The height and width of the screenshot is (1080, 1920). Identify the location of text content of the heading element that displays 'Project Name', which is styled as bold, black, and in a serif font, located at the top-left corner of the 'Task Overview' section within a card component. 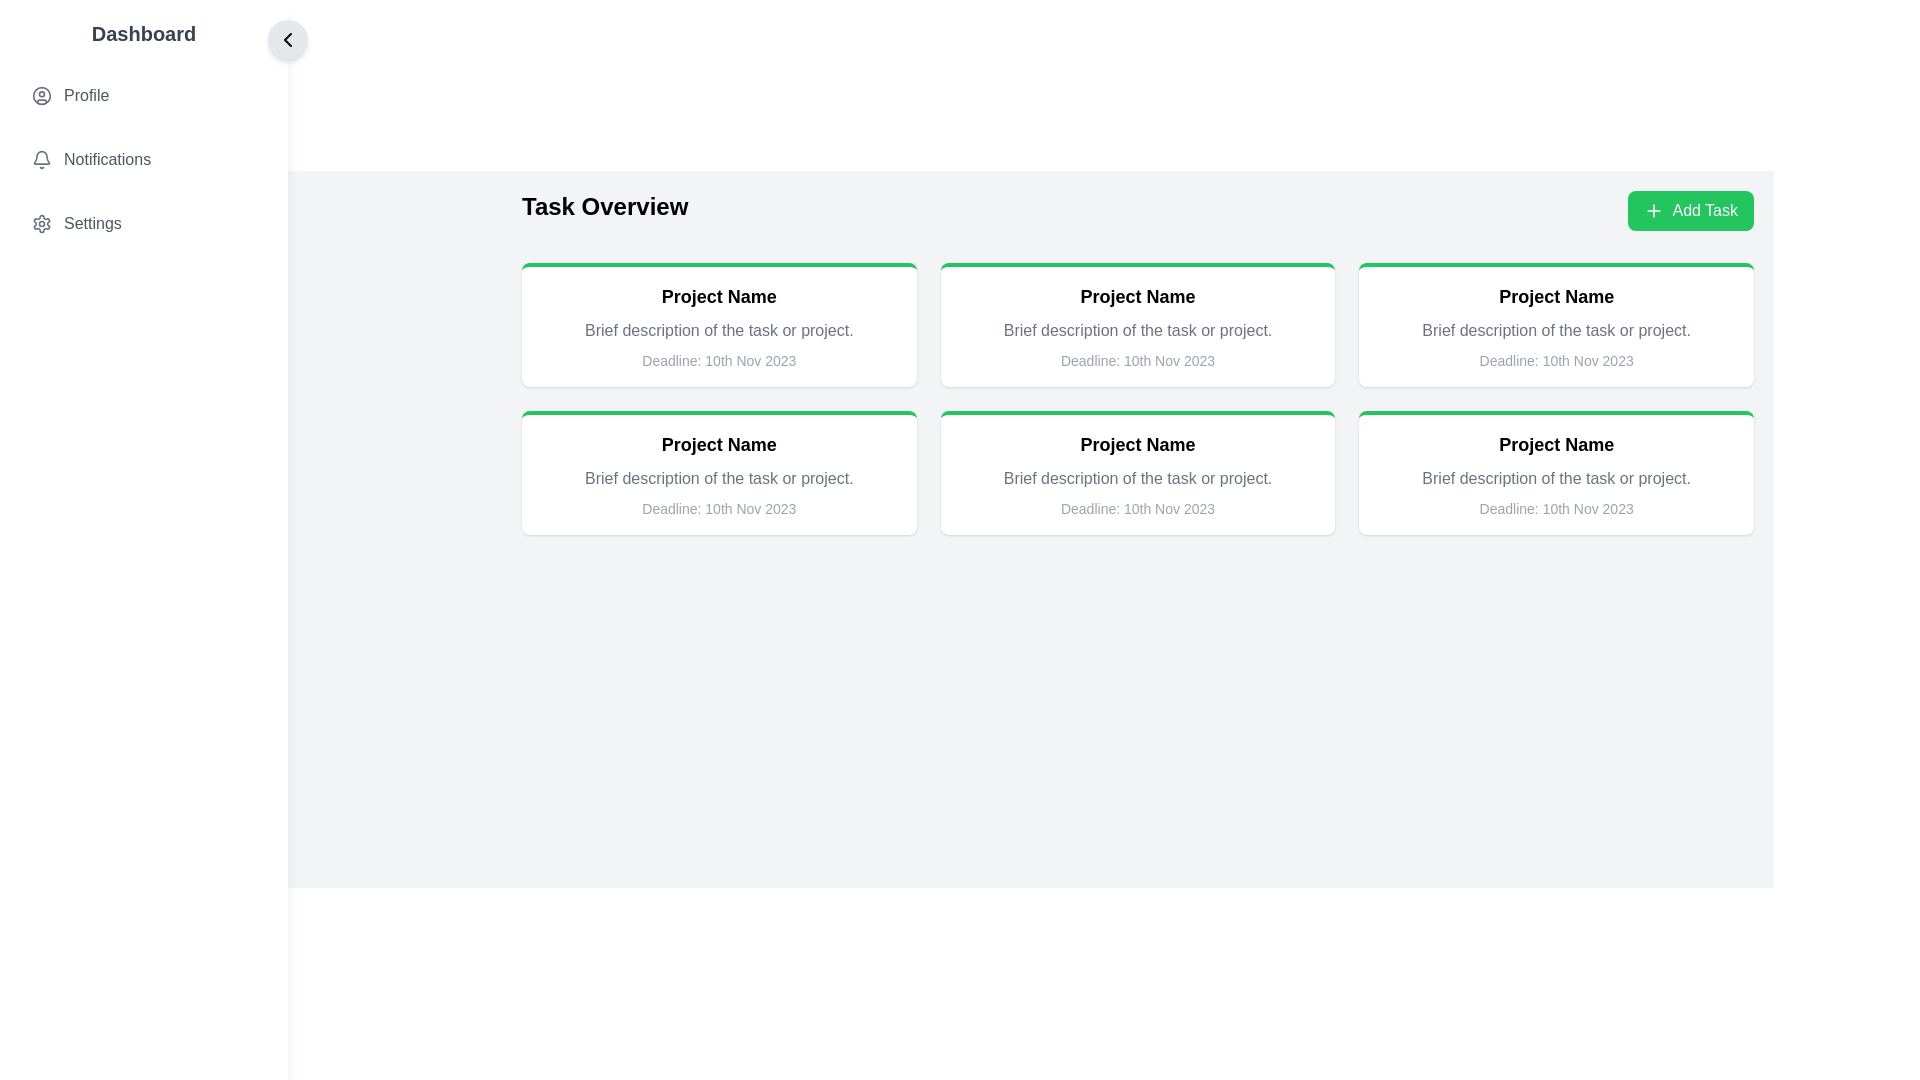
(719, 297).